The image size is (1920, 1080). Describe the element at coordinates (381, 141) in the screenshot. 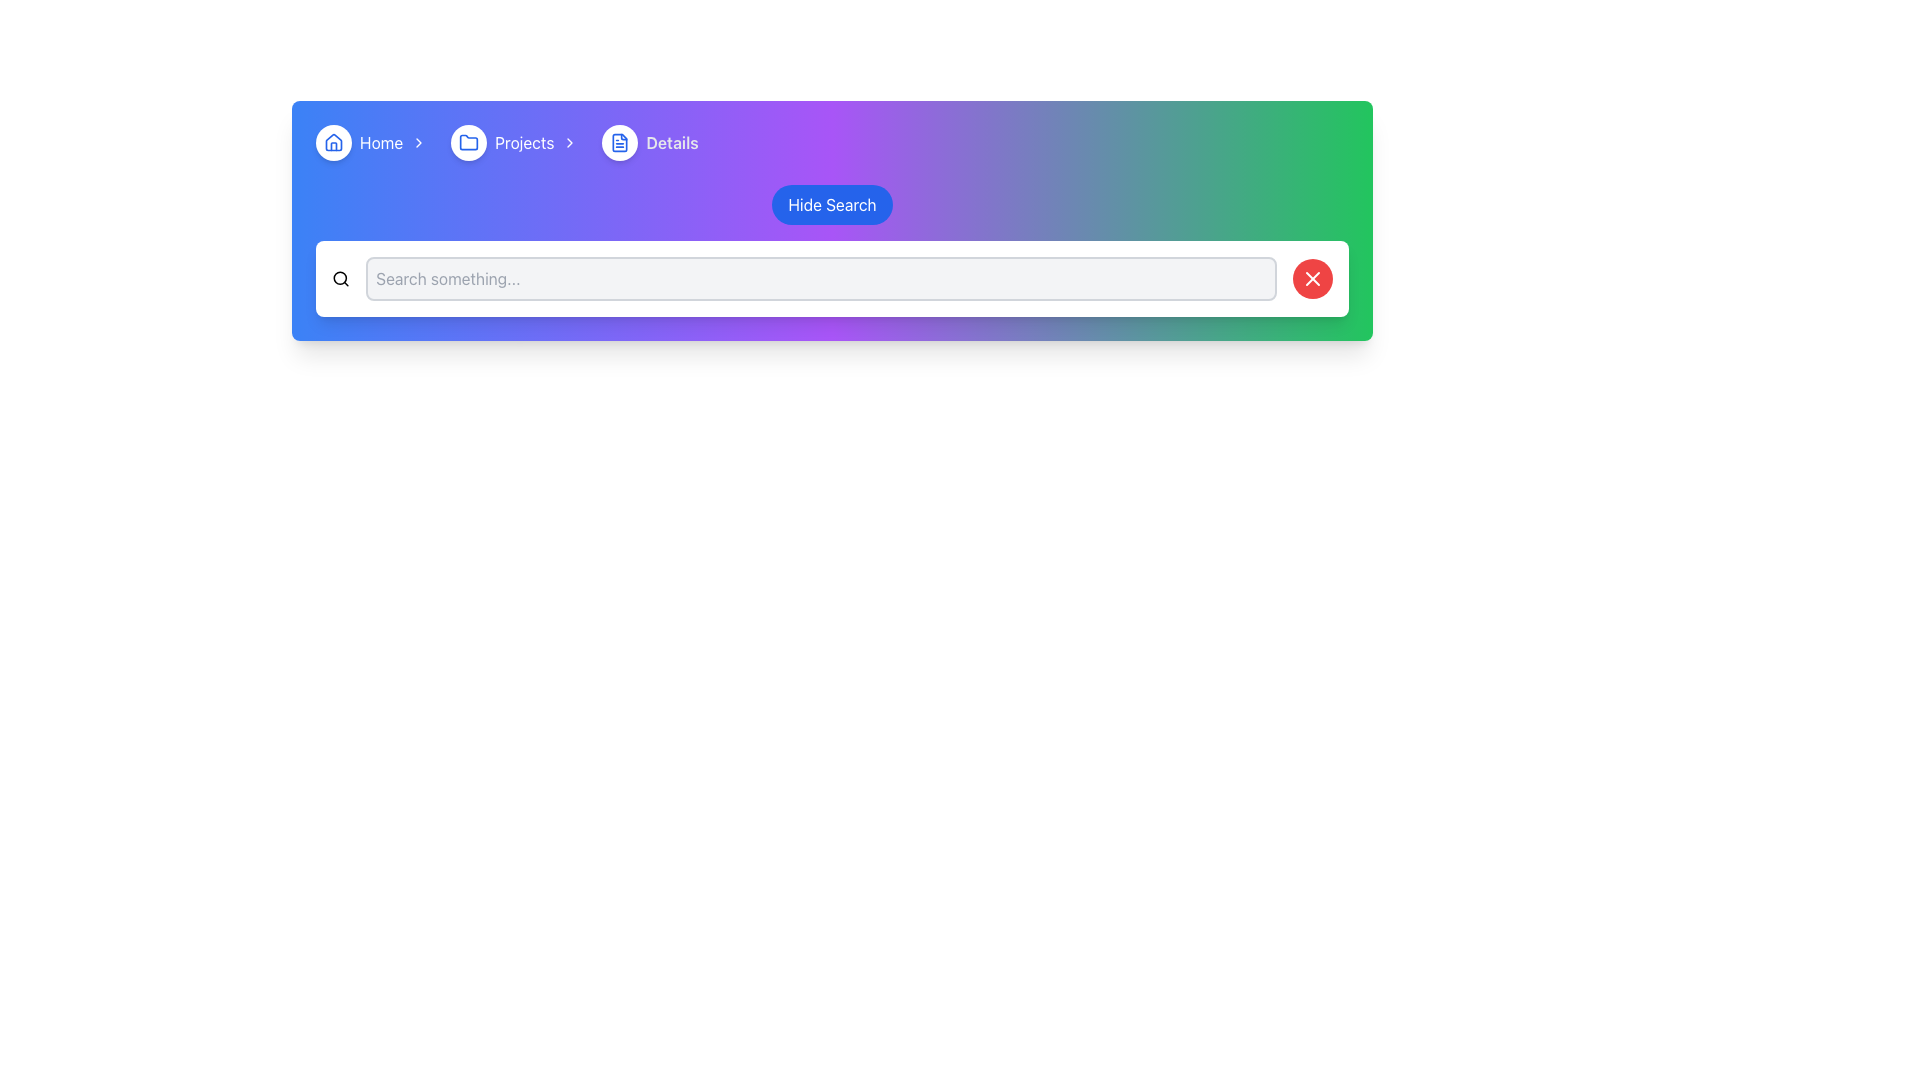

I see `the 'Home' hyperlink` at that location.